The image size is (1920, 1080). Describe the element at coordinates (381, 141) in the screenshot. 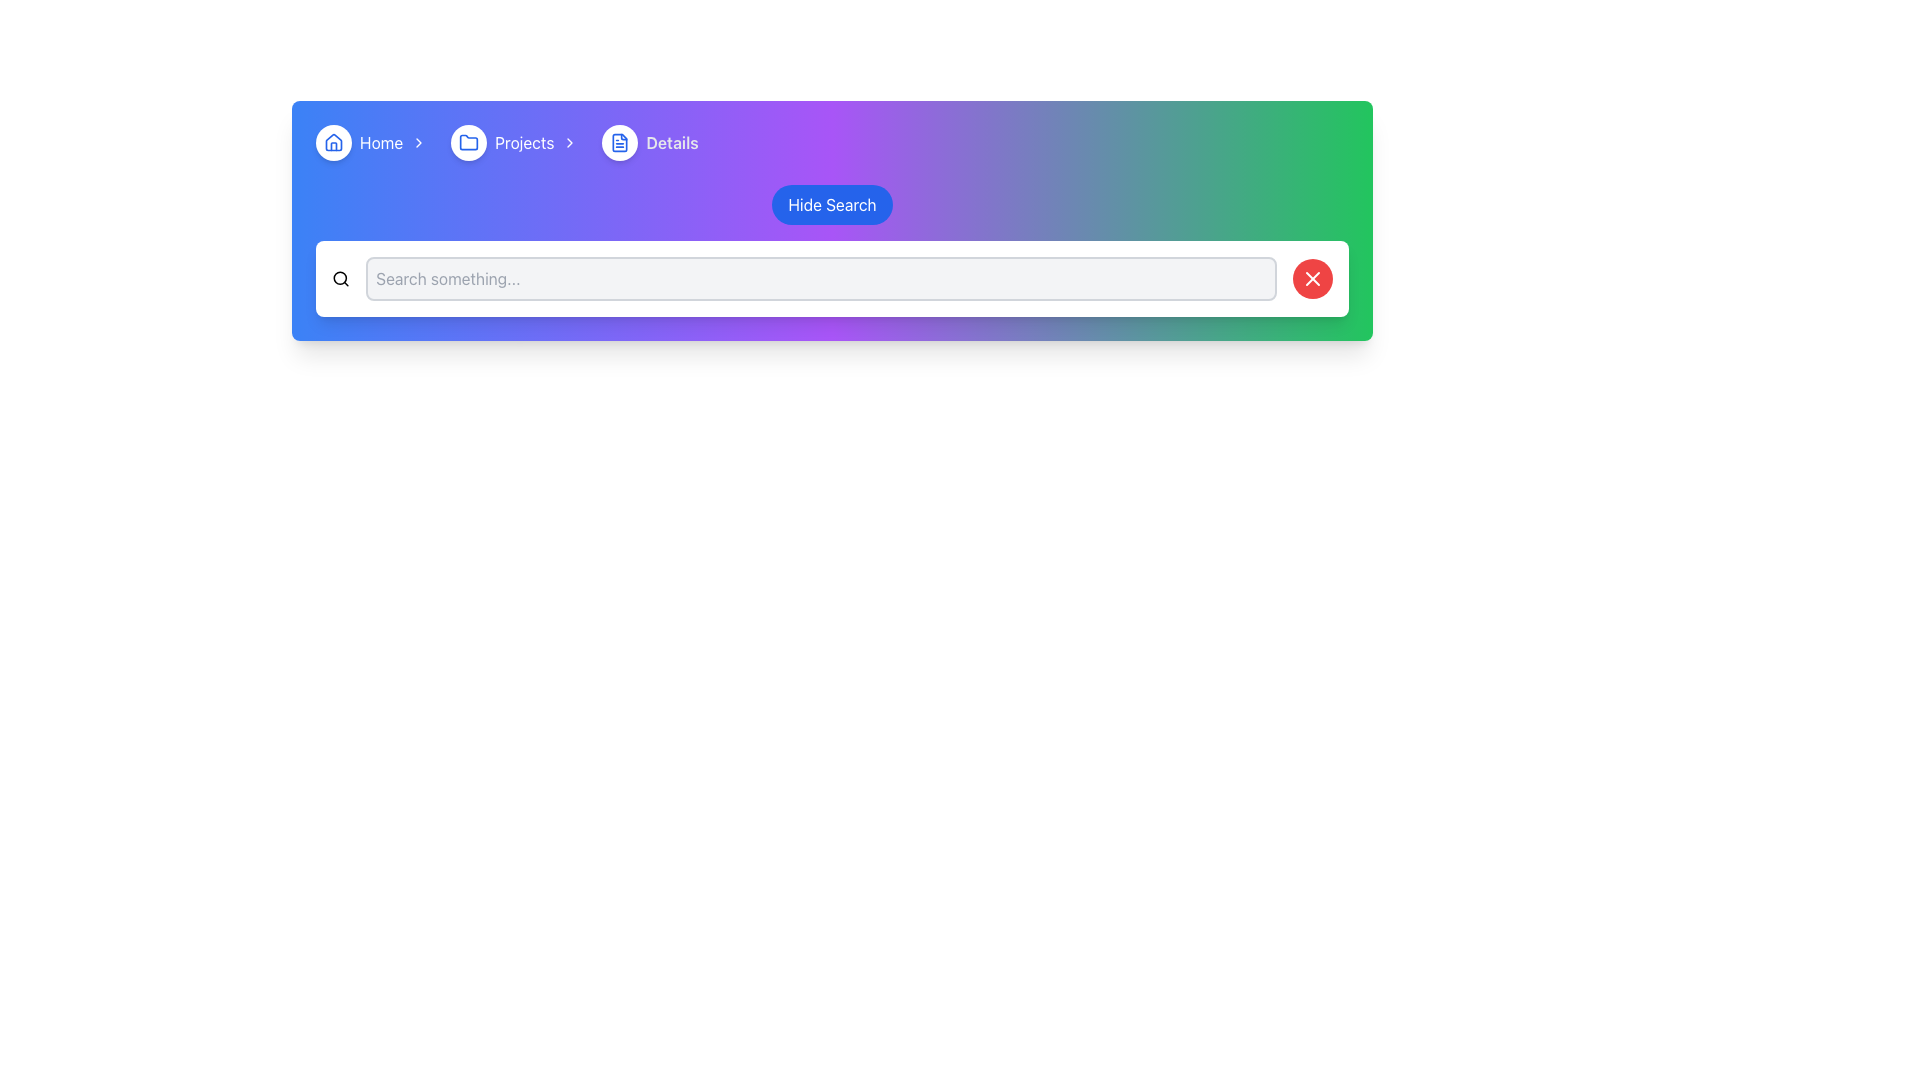

I see `the 'Home' hyperlink` at that location.